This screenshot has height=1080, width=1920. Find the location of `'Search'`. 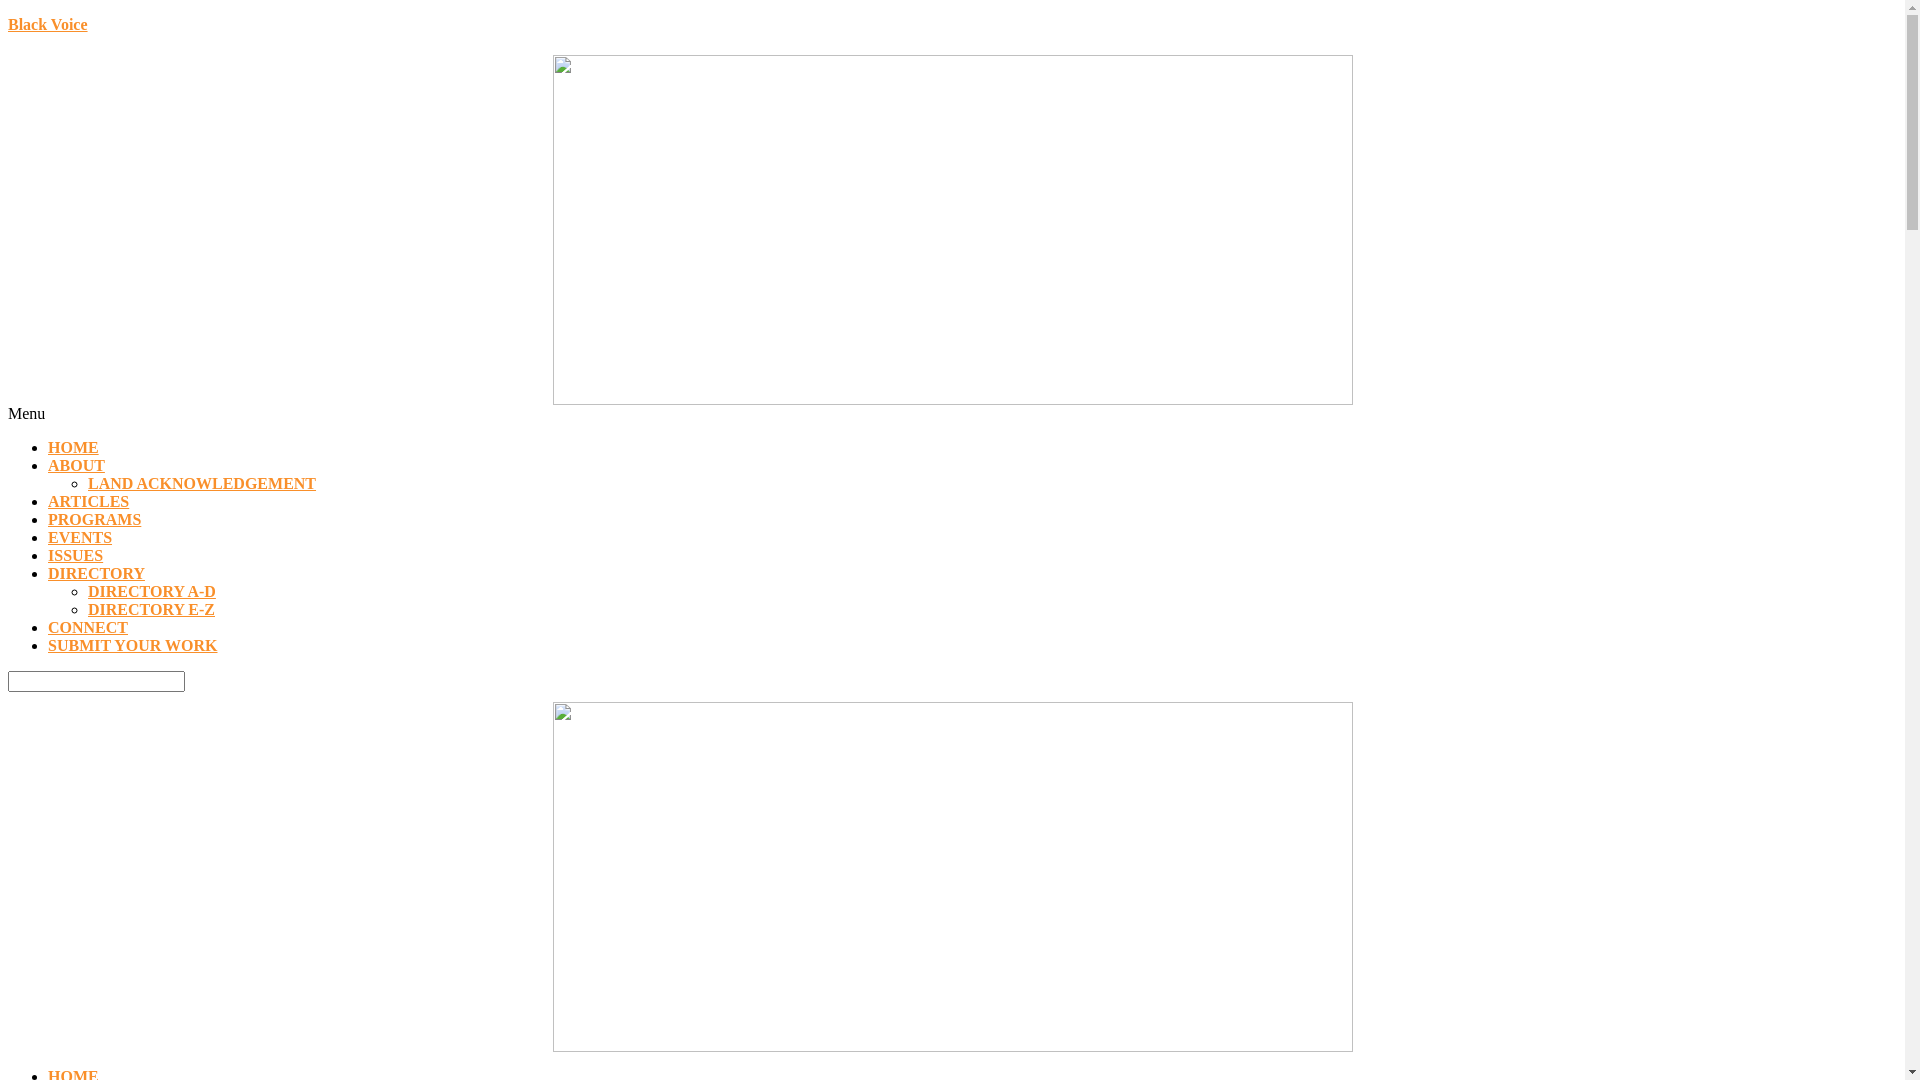

'Search' is located at coordinates (8, 680).